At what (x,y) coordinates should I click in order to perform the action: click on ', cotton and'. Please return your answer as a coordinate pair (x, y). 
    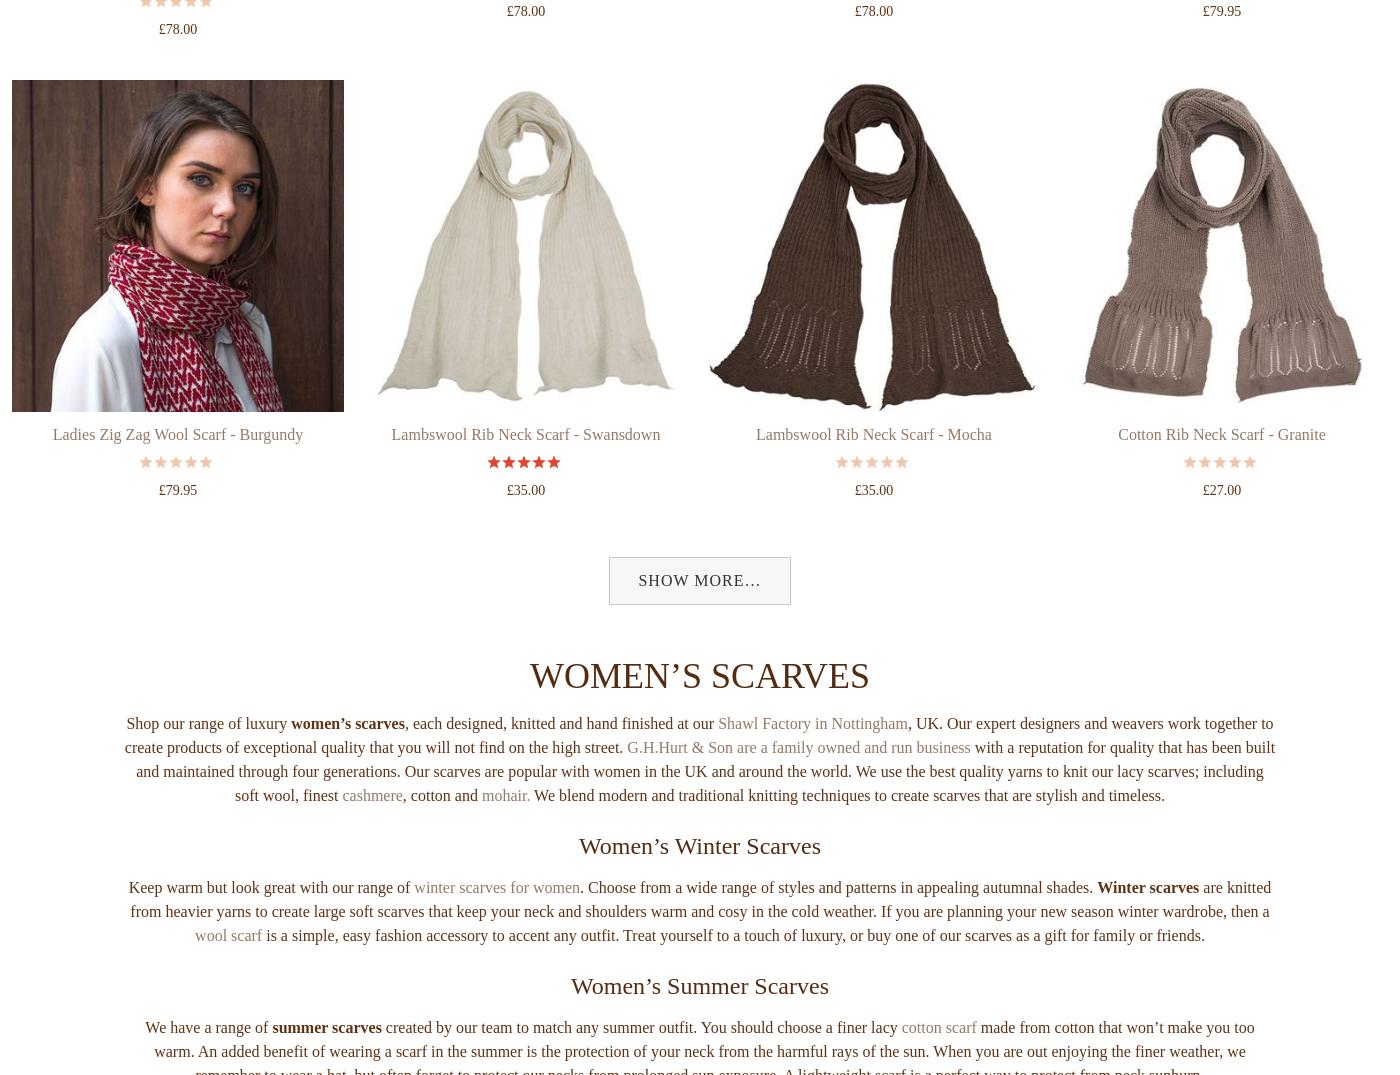
    Looking at the image, I should click on (441, 870).